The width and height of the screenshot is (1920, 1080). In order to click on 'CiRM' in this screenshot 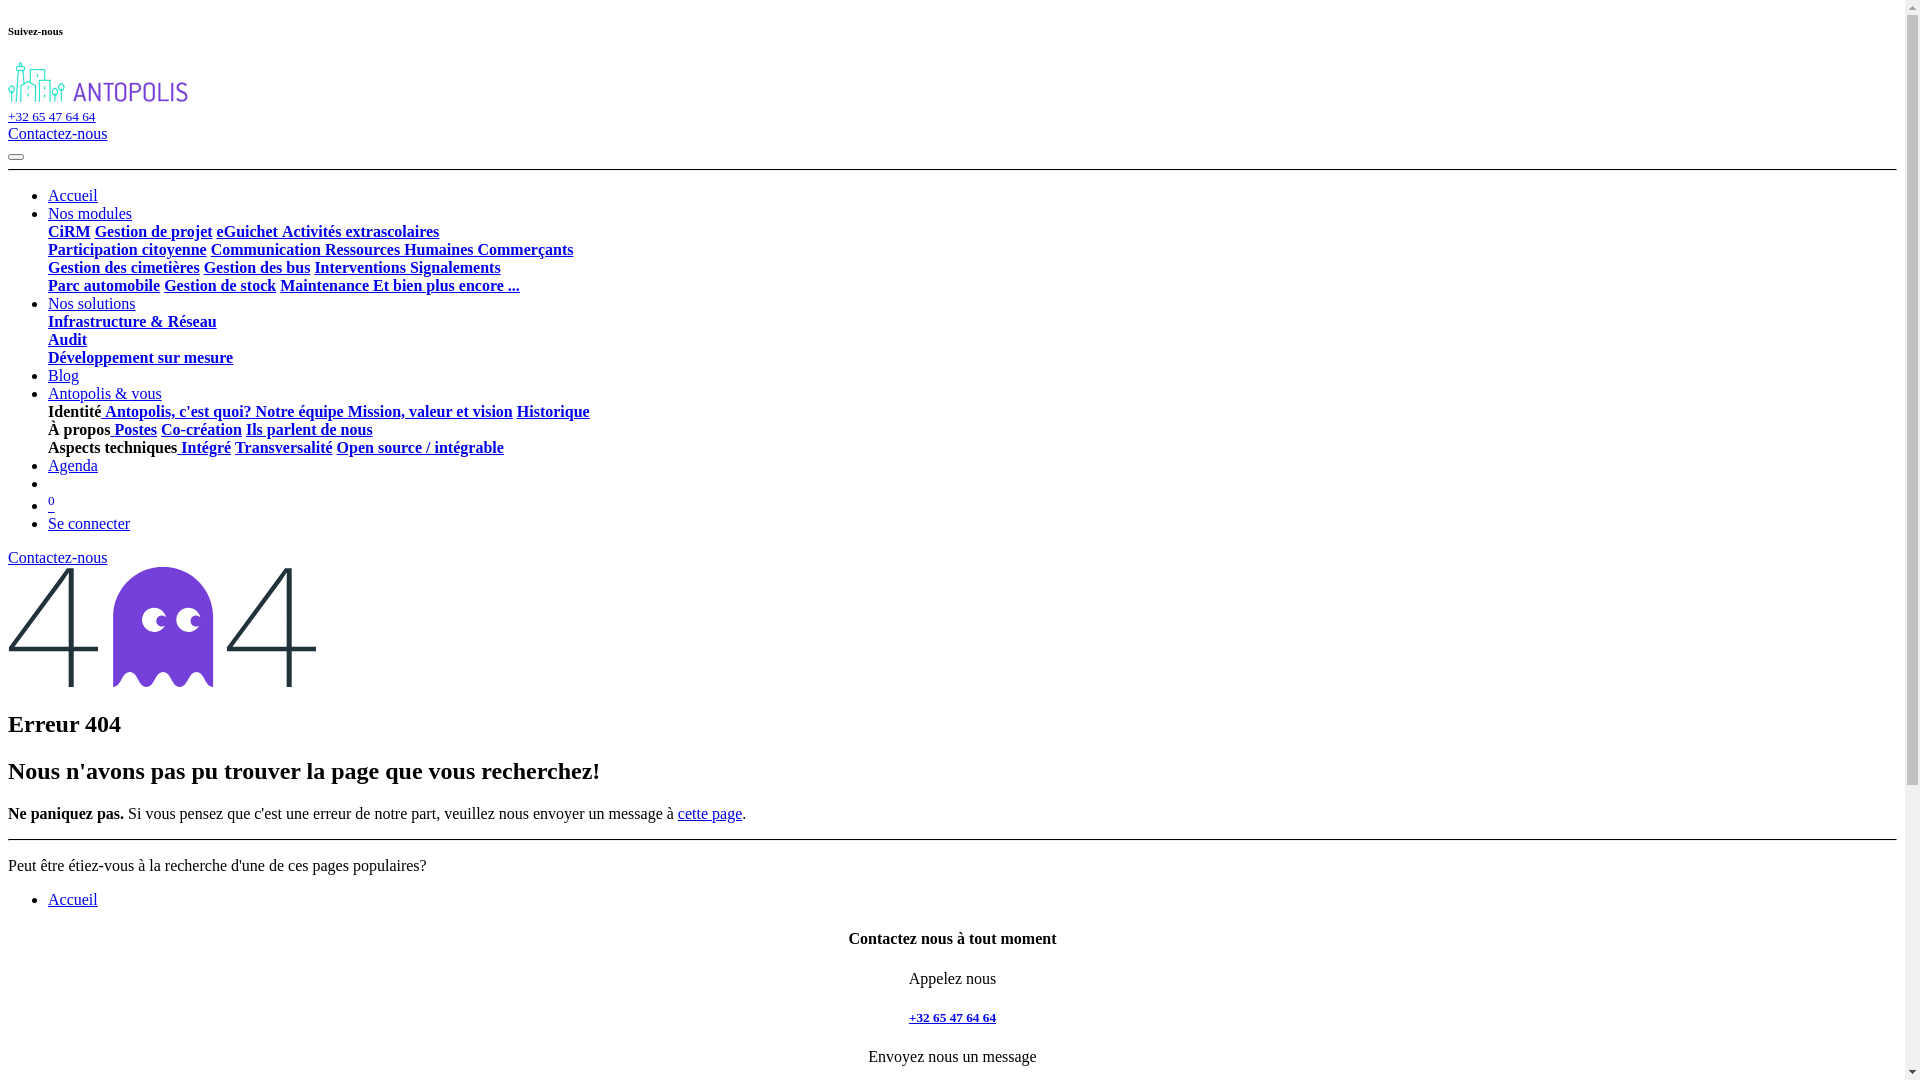, I will do `click(48, 230)`.